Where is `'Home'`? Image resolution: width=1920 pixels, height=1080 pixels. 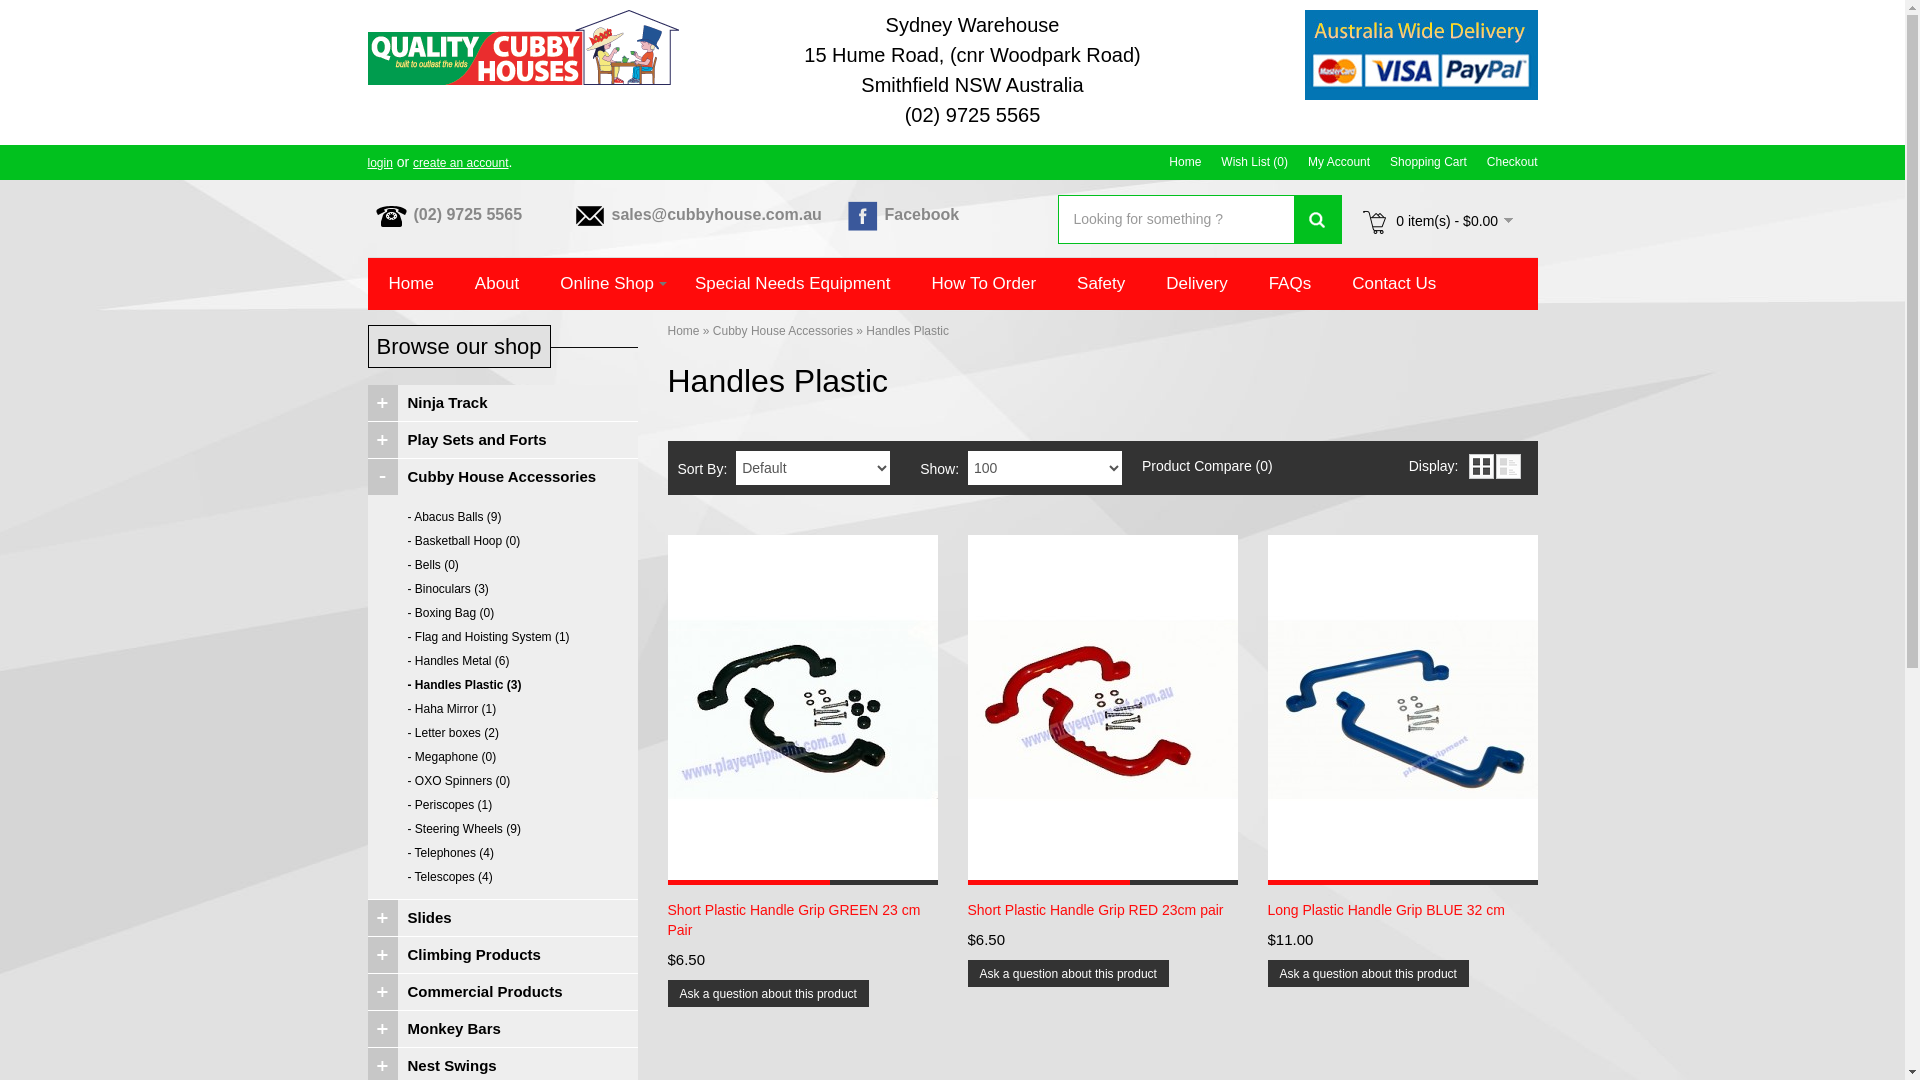
'Home' is located at coordinates (667, 330).